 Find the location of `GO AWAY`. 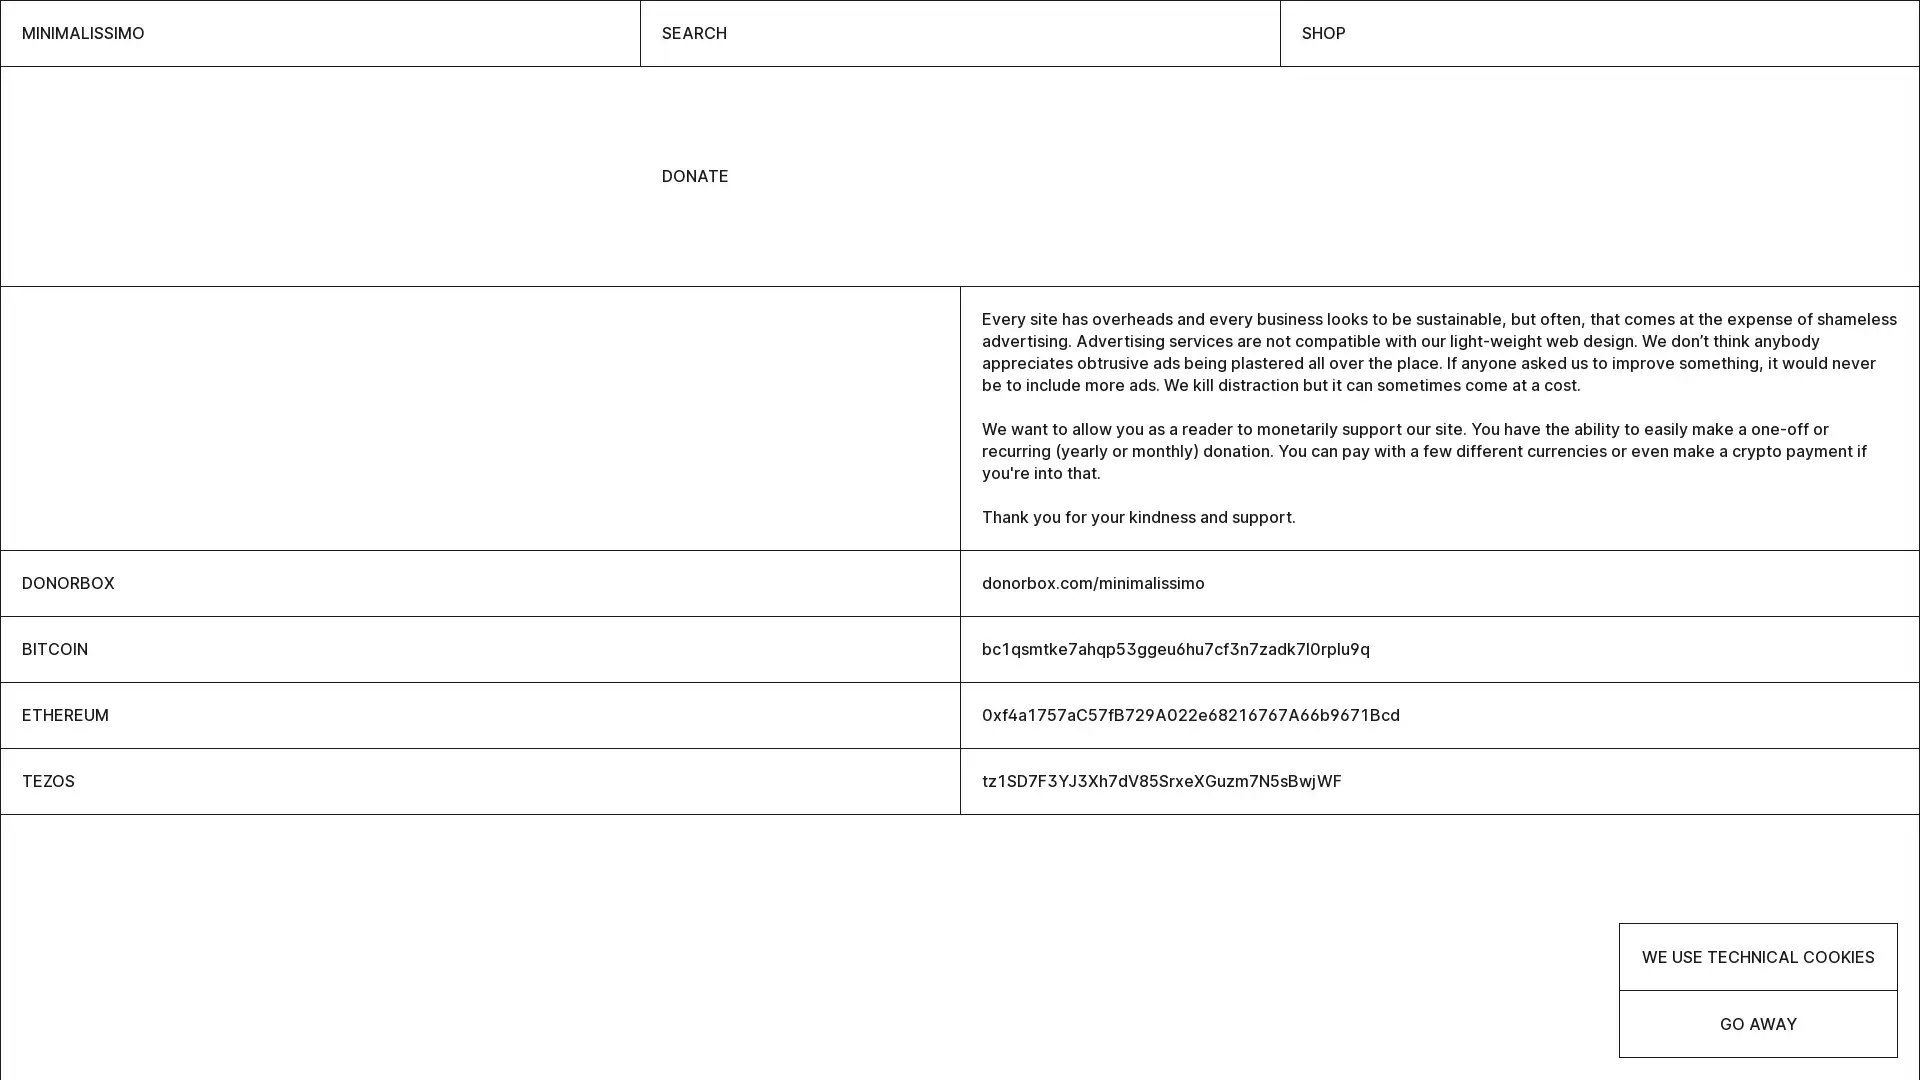

GO AWAY is located at coordinates (1757, 1023).